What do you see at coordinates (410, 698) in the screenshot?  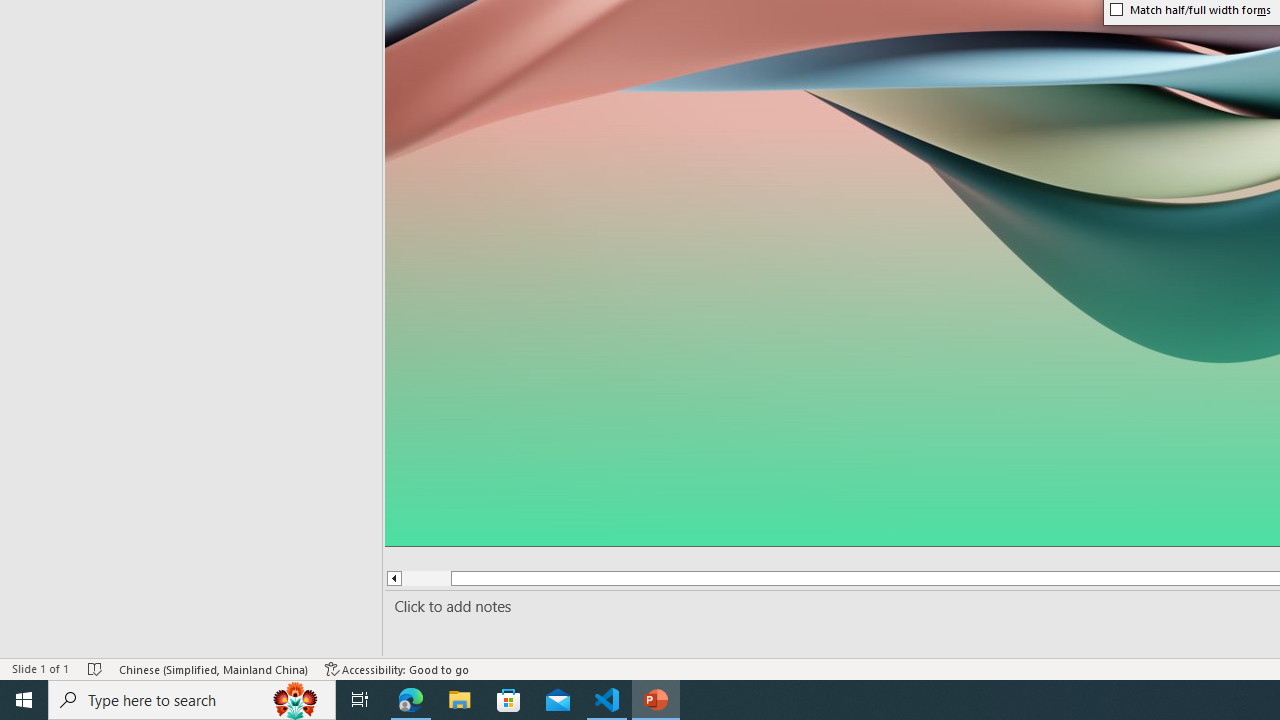 I see `'Microsoft Edge - 1 running window'` at bounding box center [410, 698].